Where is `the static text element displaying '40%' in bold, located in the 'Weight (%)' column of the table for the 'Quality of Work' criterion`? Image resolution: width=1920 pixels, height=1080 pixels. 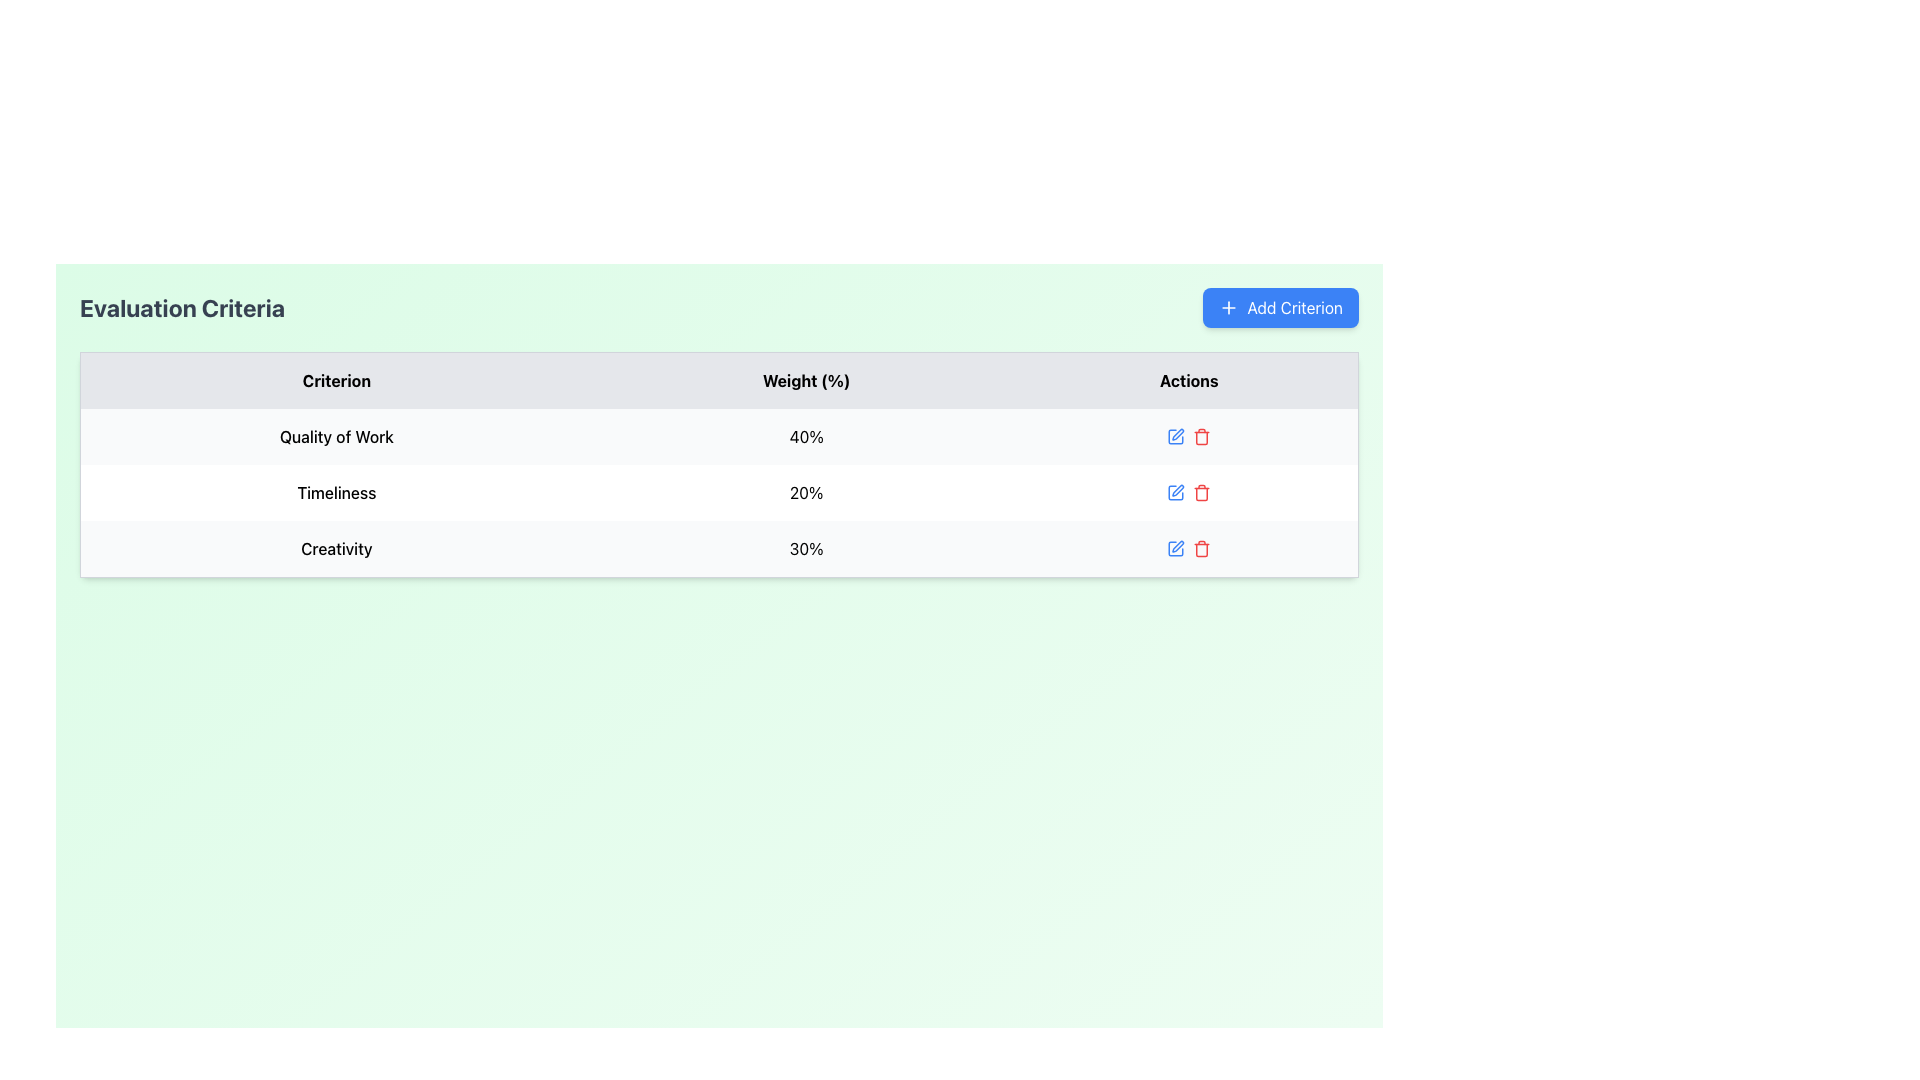 the static text element displaying '40%' in bold, located in the 'Weight (%)' column of the table for the 'Quality of Work' criterion is located at coordinates (806, 435).